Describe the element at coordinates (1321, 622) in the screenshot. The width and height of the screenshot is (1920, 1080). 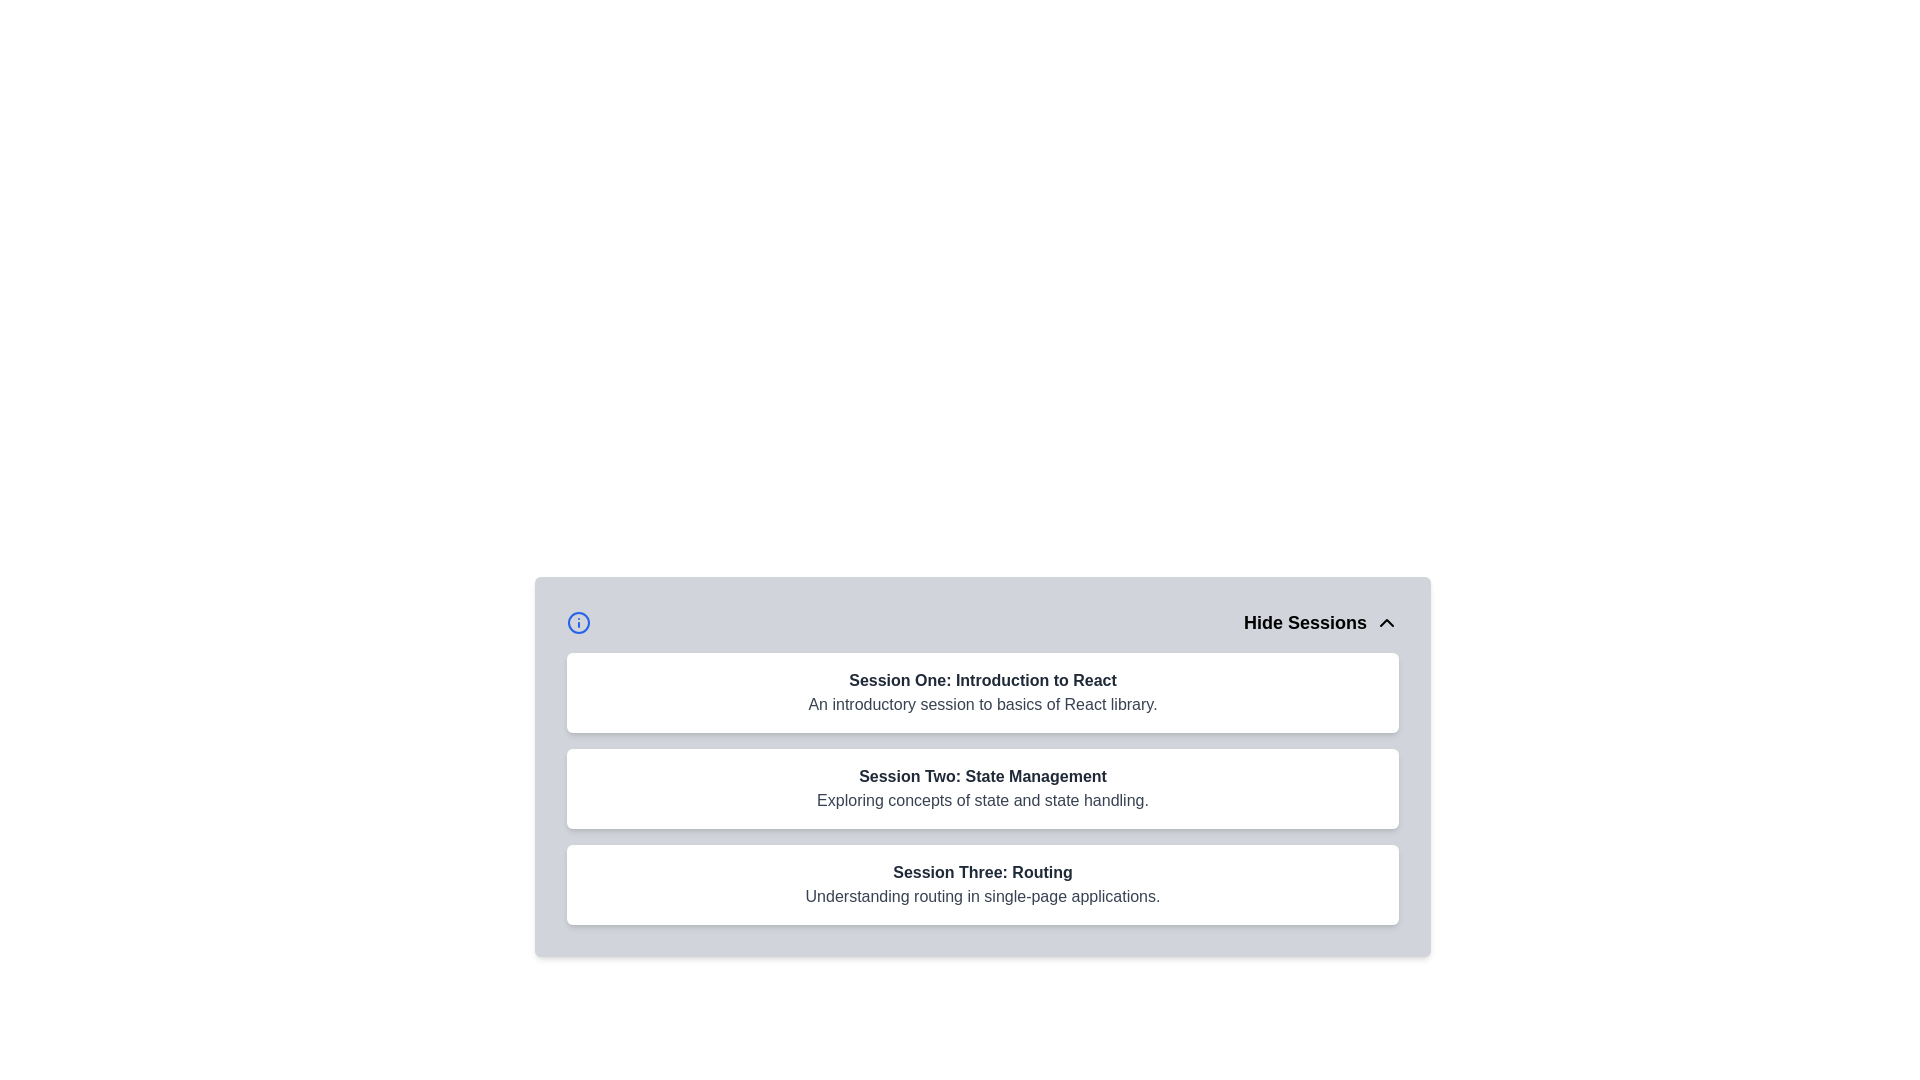
I see `the interactive button-like text label with a chevron icon` at that location.